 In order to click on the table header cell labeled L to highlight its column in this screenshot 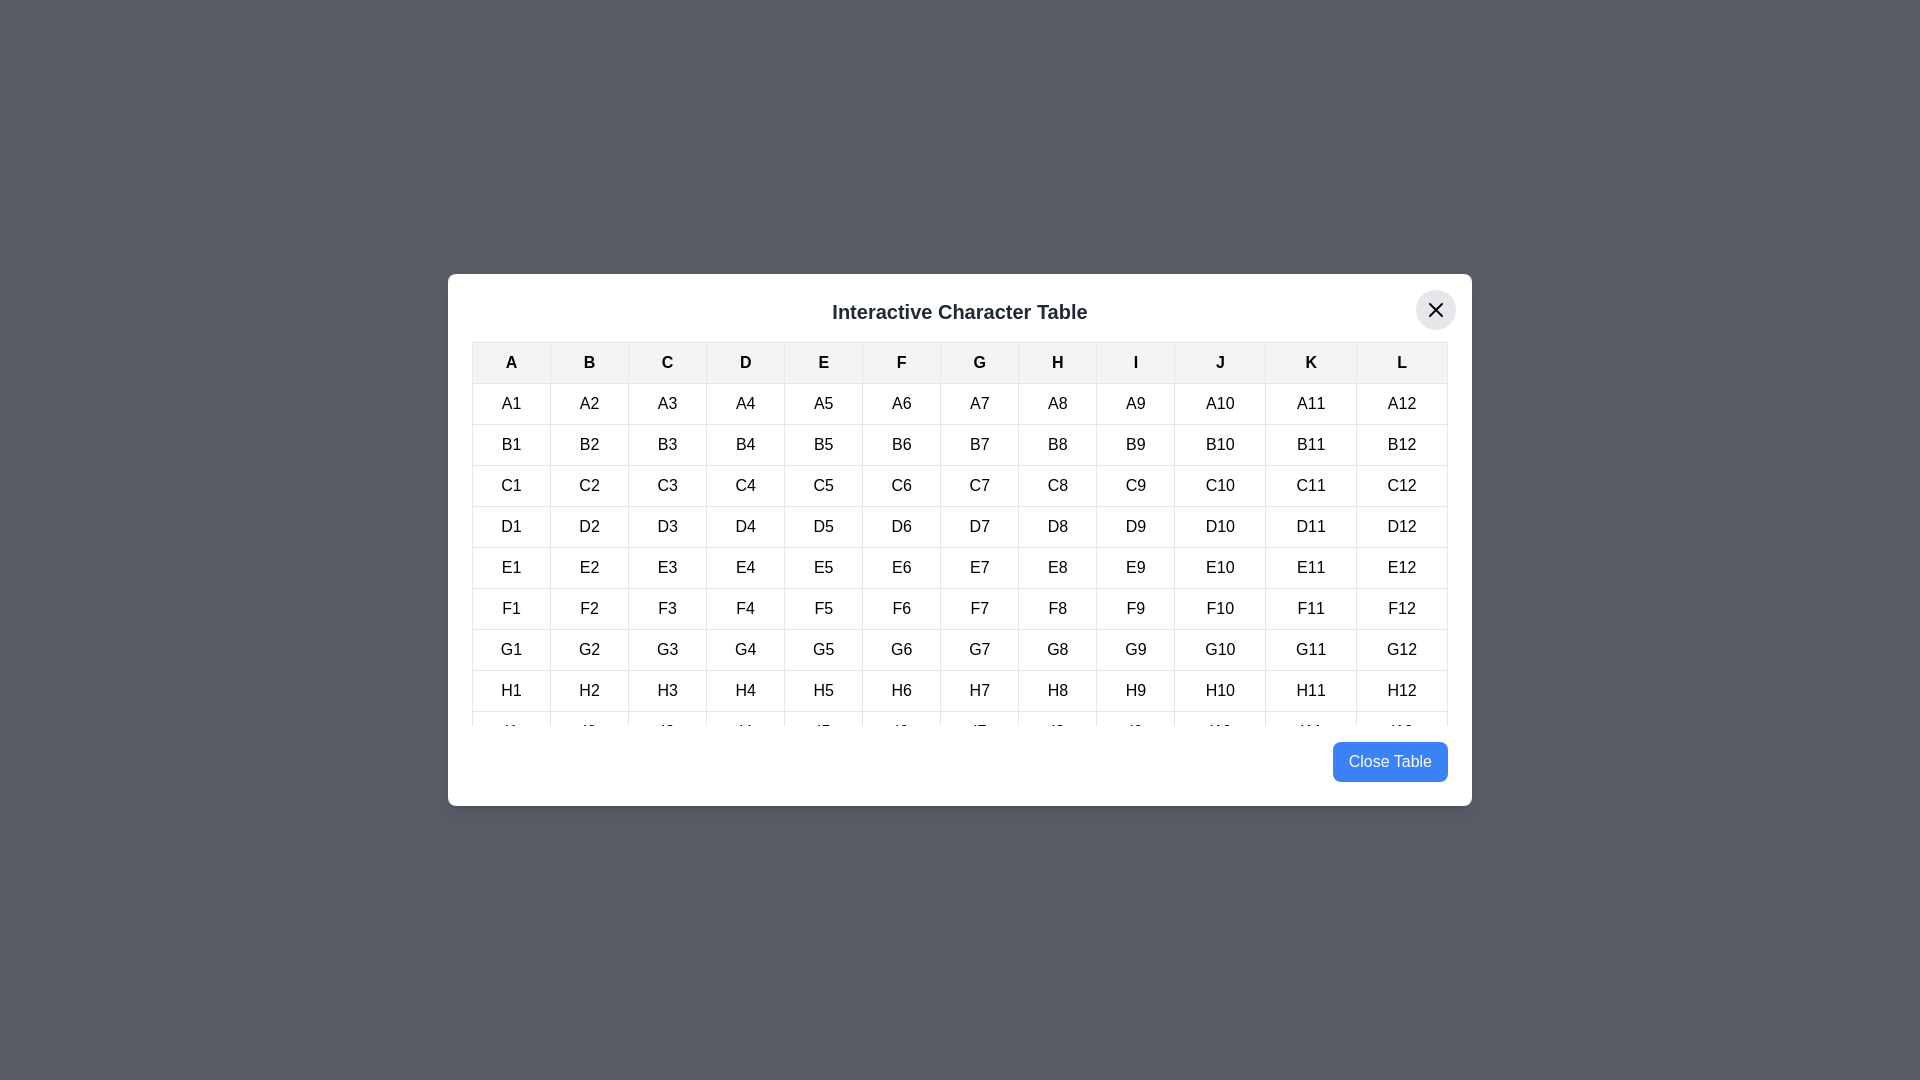, I will do `click(1400, 362)`.